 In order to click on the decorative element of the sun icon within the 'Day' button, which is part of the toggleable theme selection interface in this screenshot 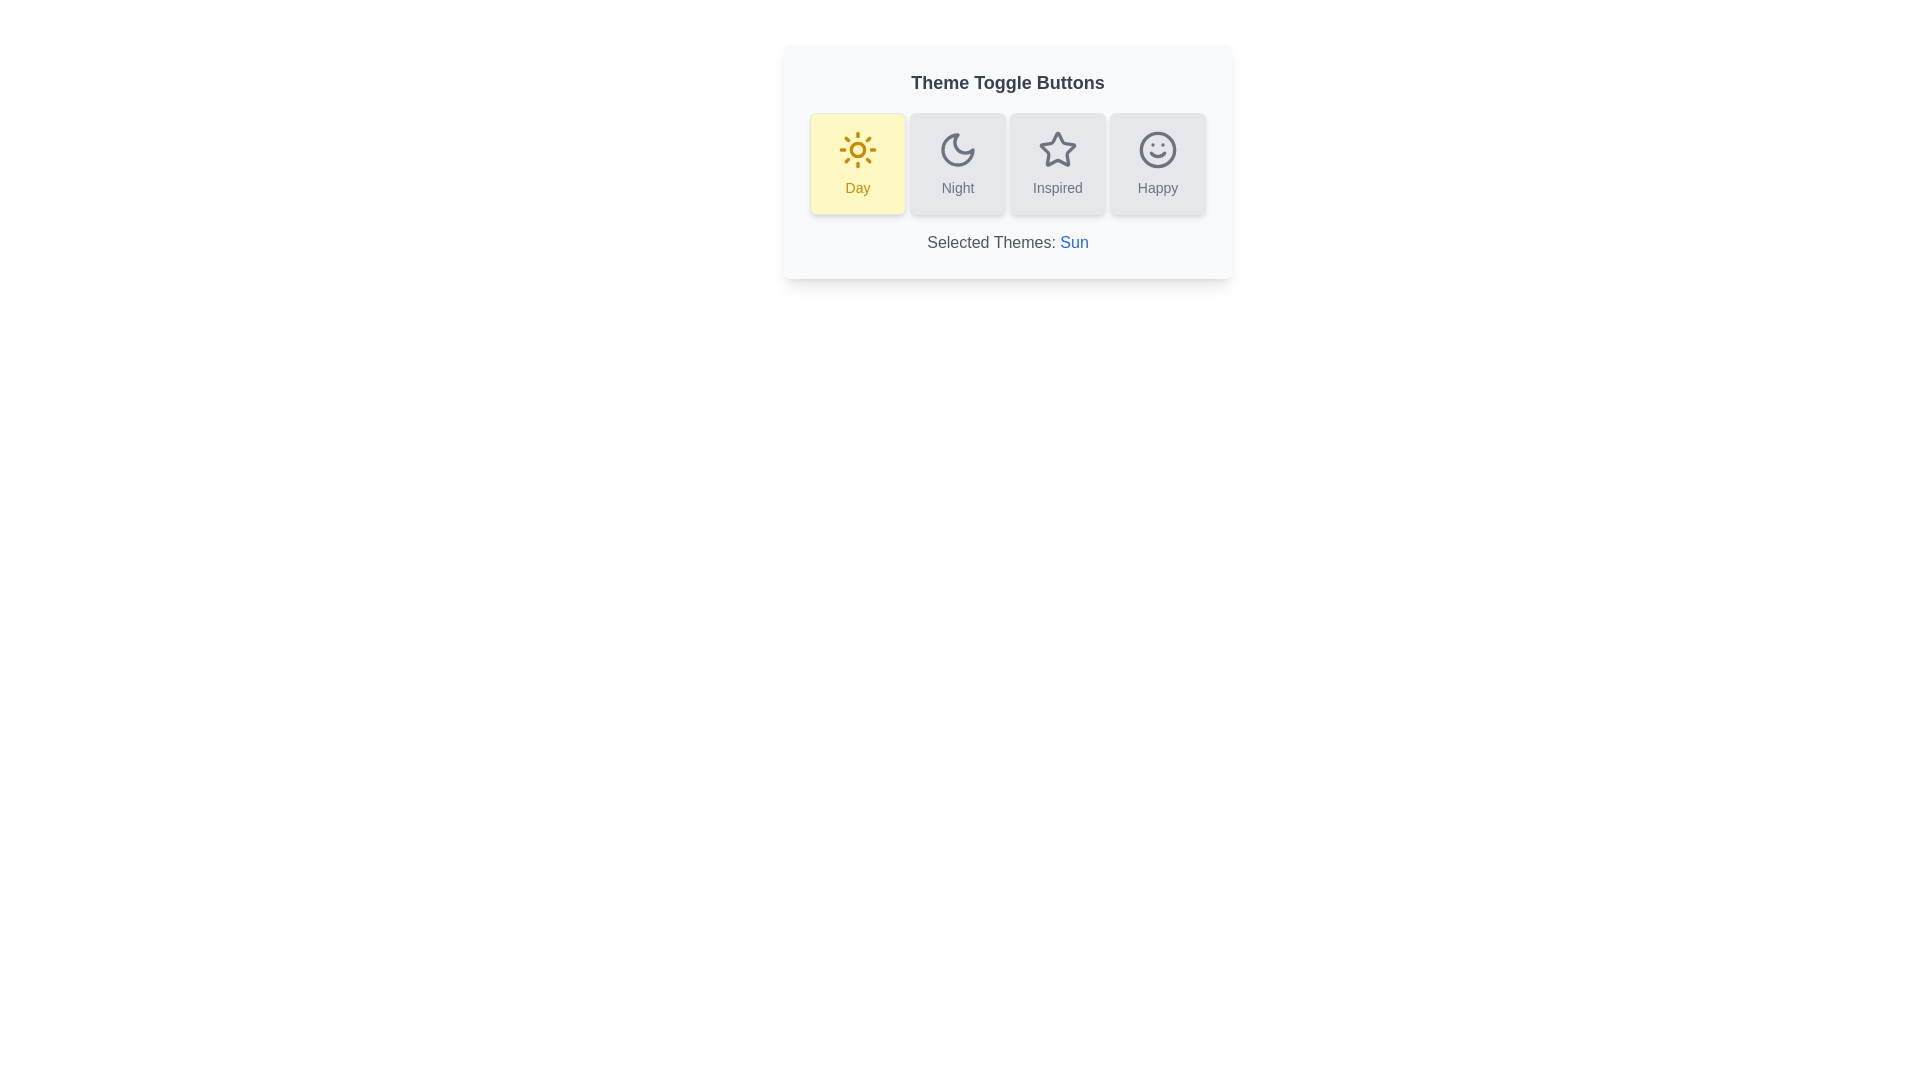, I will do `click(858, 149)`.